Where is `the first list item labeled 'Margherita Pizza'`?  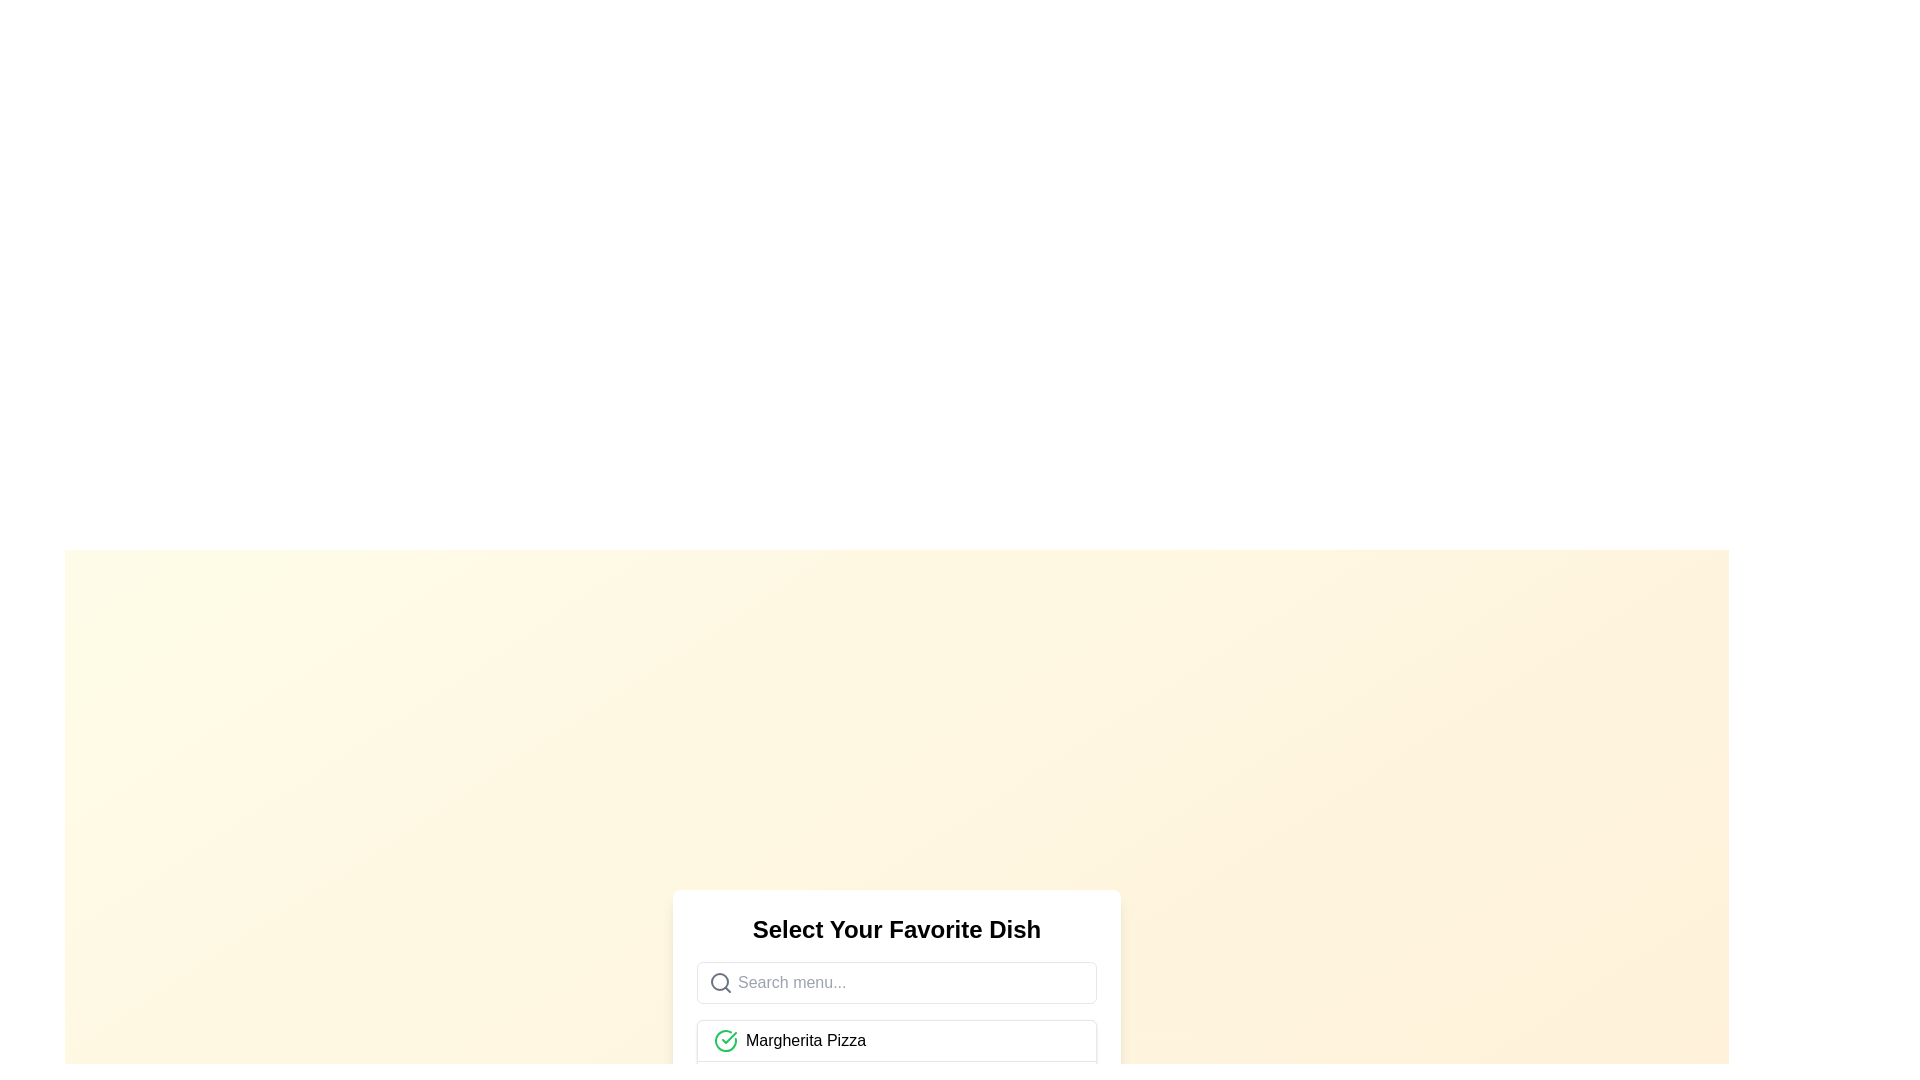 the first list item labeled 'Margherita Pizza' is located at coordinates (896, 1039).